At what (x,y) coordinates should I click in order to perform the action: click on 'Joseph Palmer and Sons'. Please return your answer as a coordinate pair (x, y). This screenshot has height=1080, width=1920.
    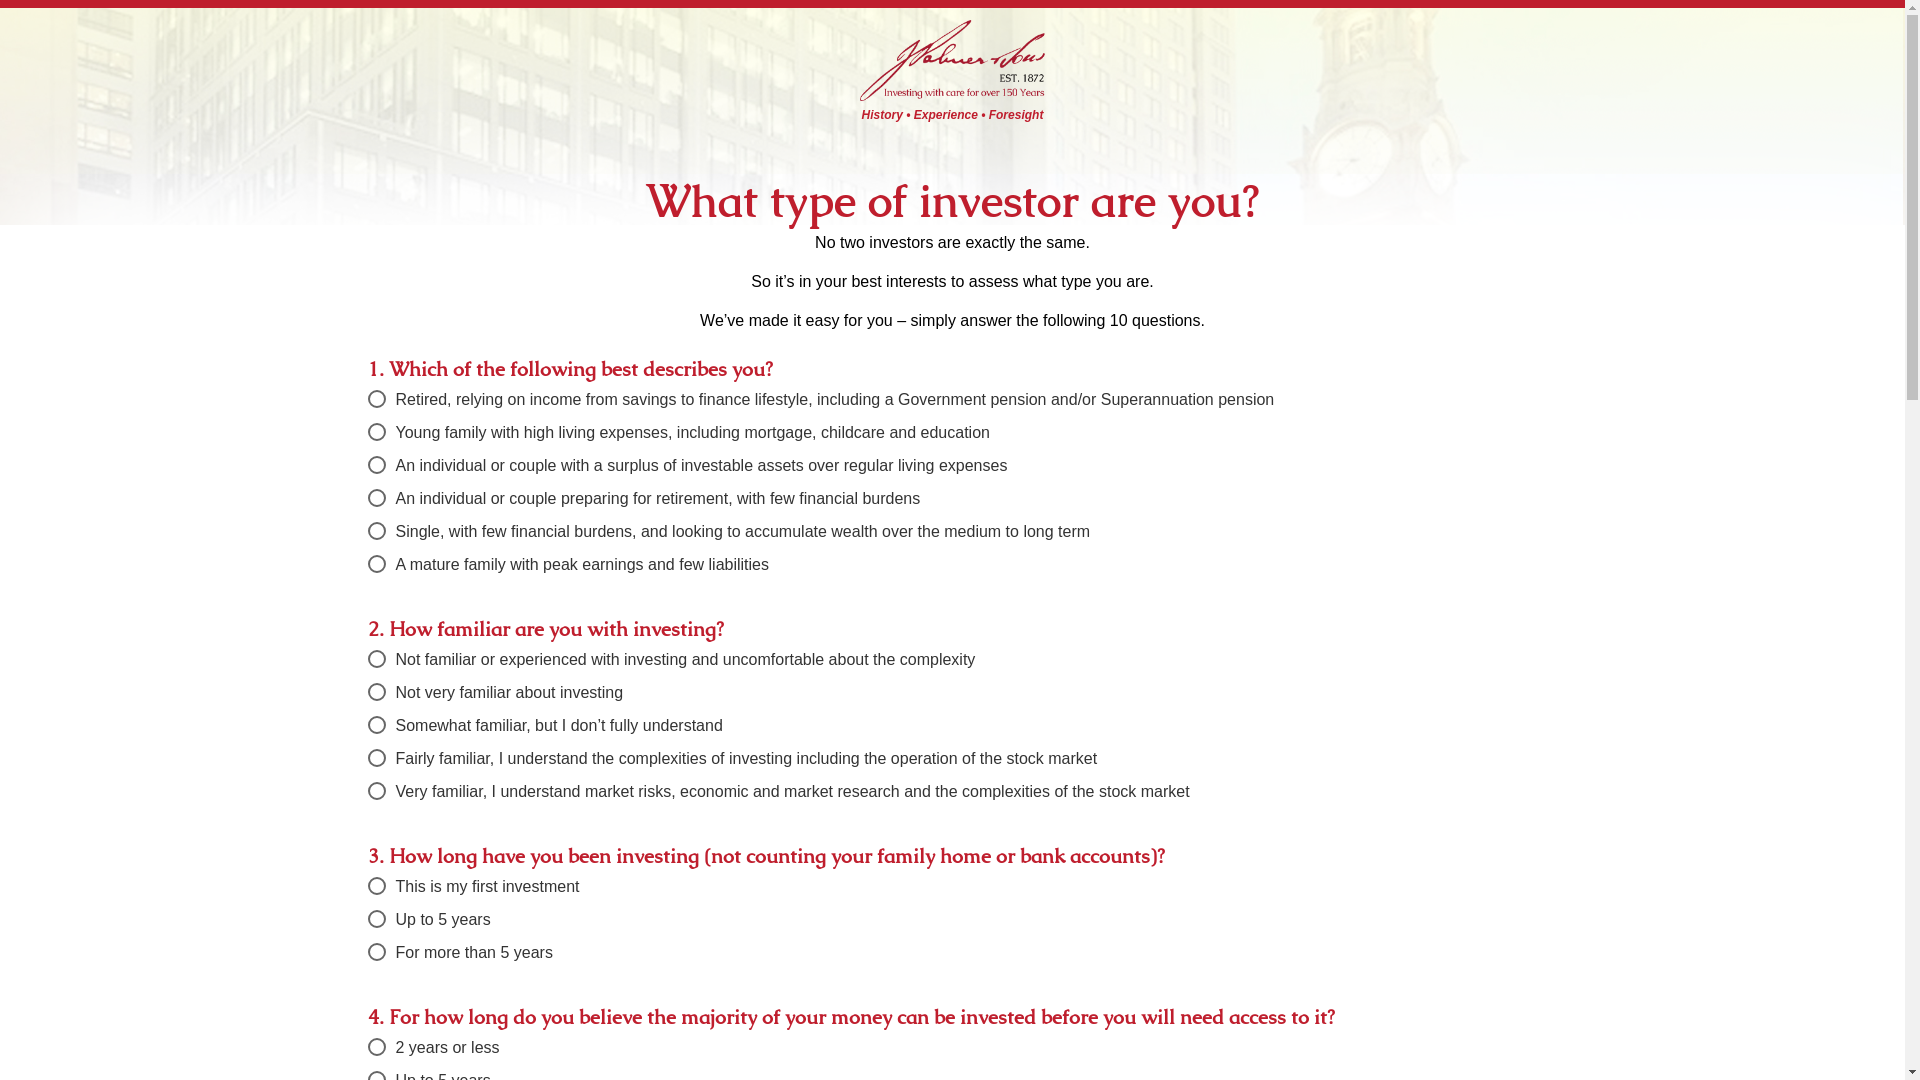
    Looking at the image, I should click on (951, 56).